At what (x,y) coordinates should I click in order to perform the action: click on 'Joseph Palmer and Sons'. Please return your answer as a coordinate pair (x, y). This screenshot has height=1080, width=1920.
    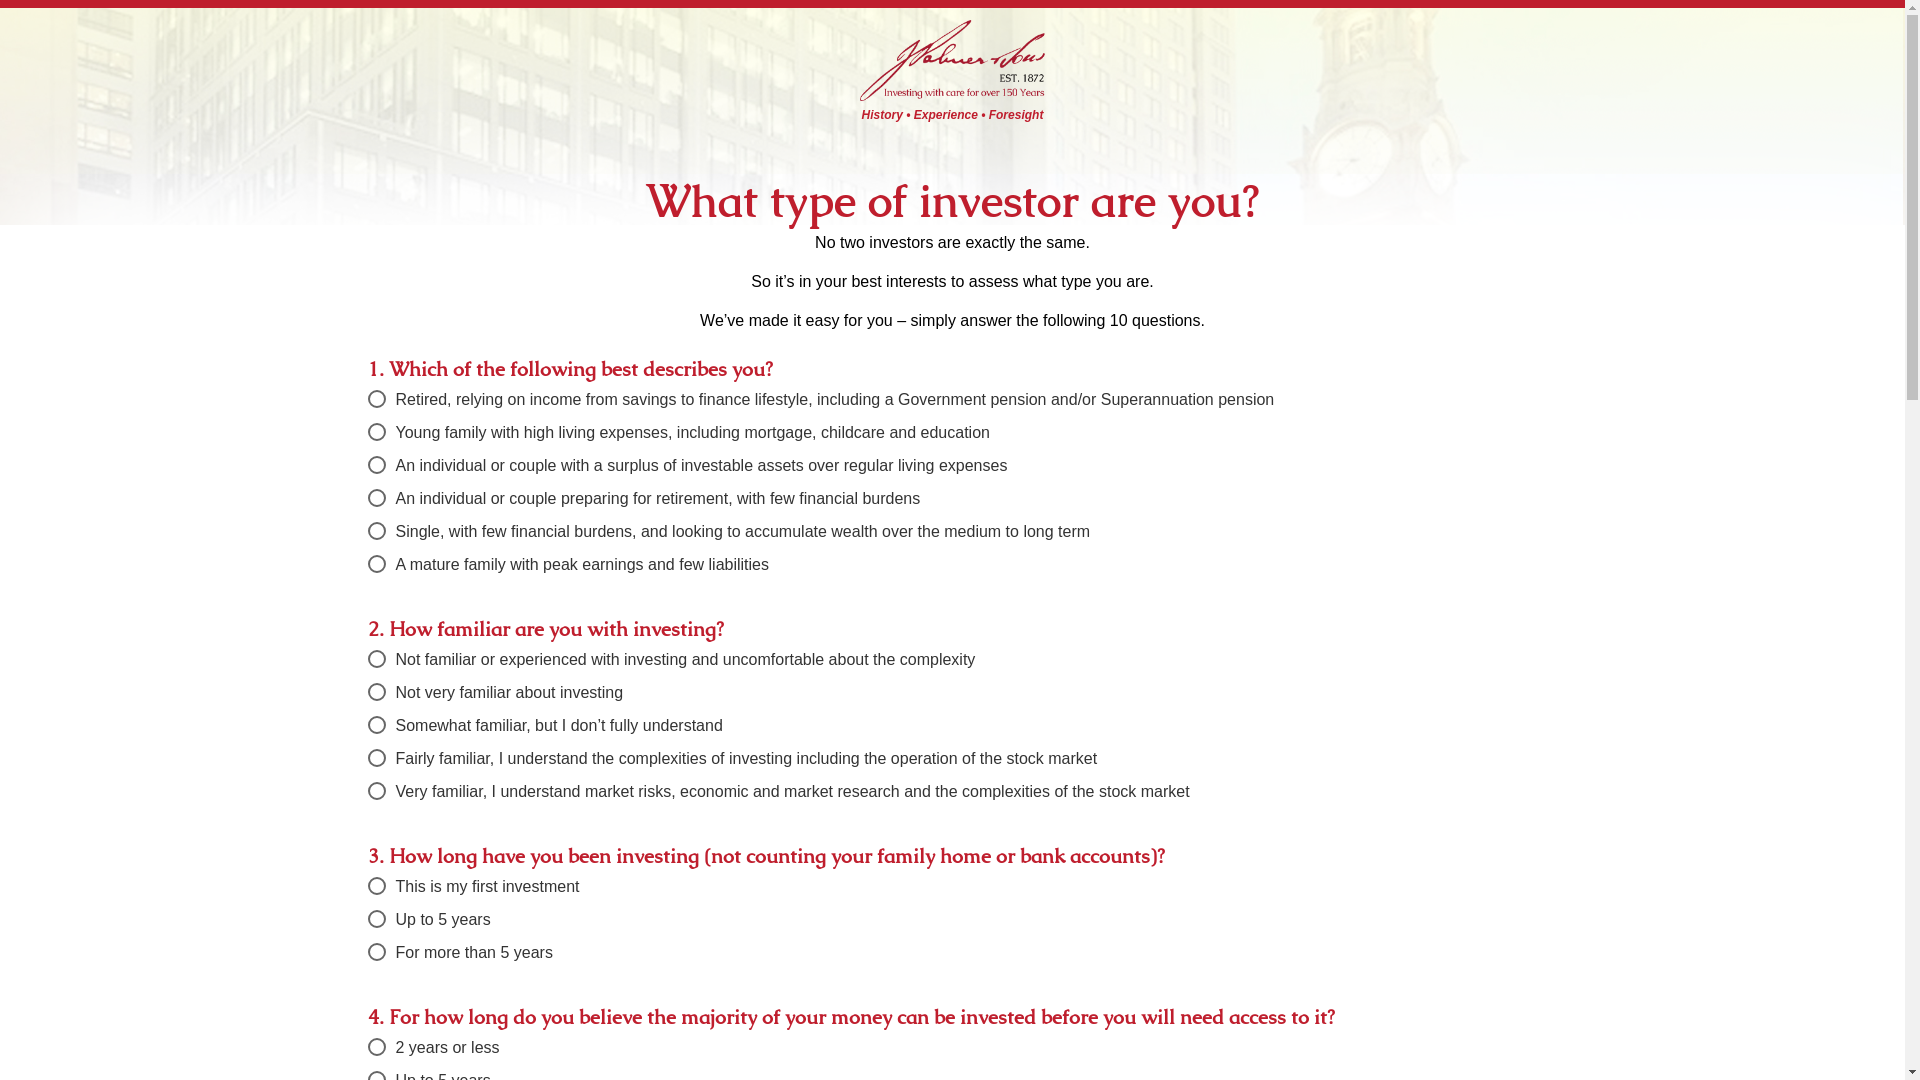
    Looking at the image, I should click on (951, 56).